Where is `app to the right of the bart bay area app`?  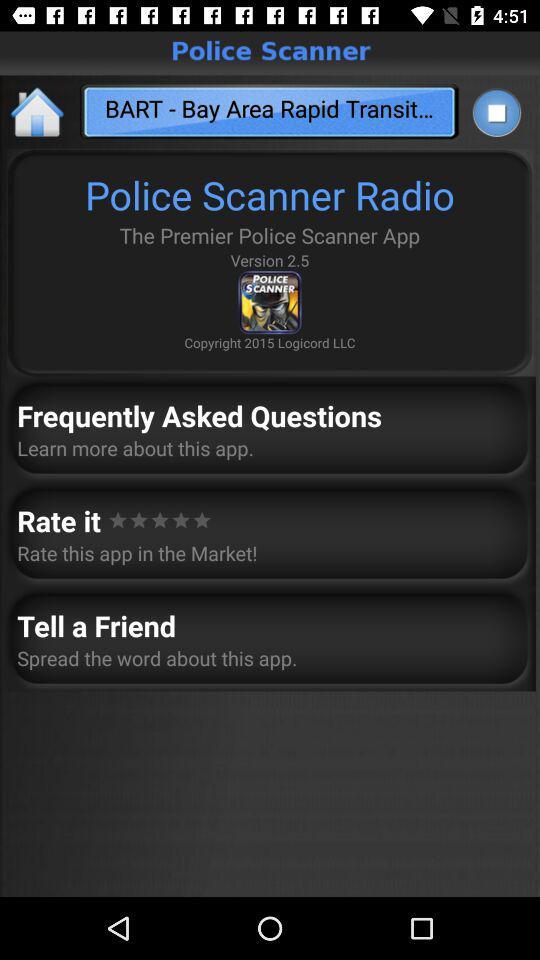 app to the right of the bart bay area app is located at coordinates (495, 112).